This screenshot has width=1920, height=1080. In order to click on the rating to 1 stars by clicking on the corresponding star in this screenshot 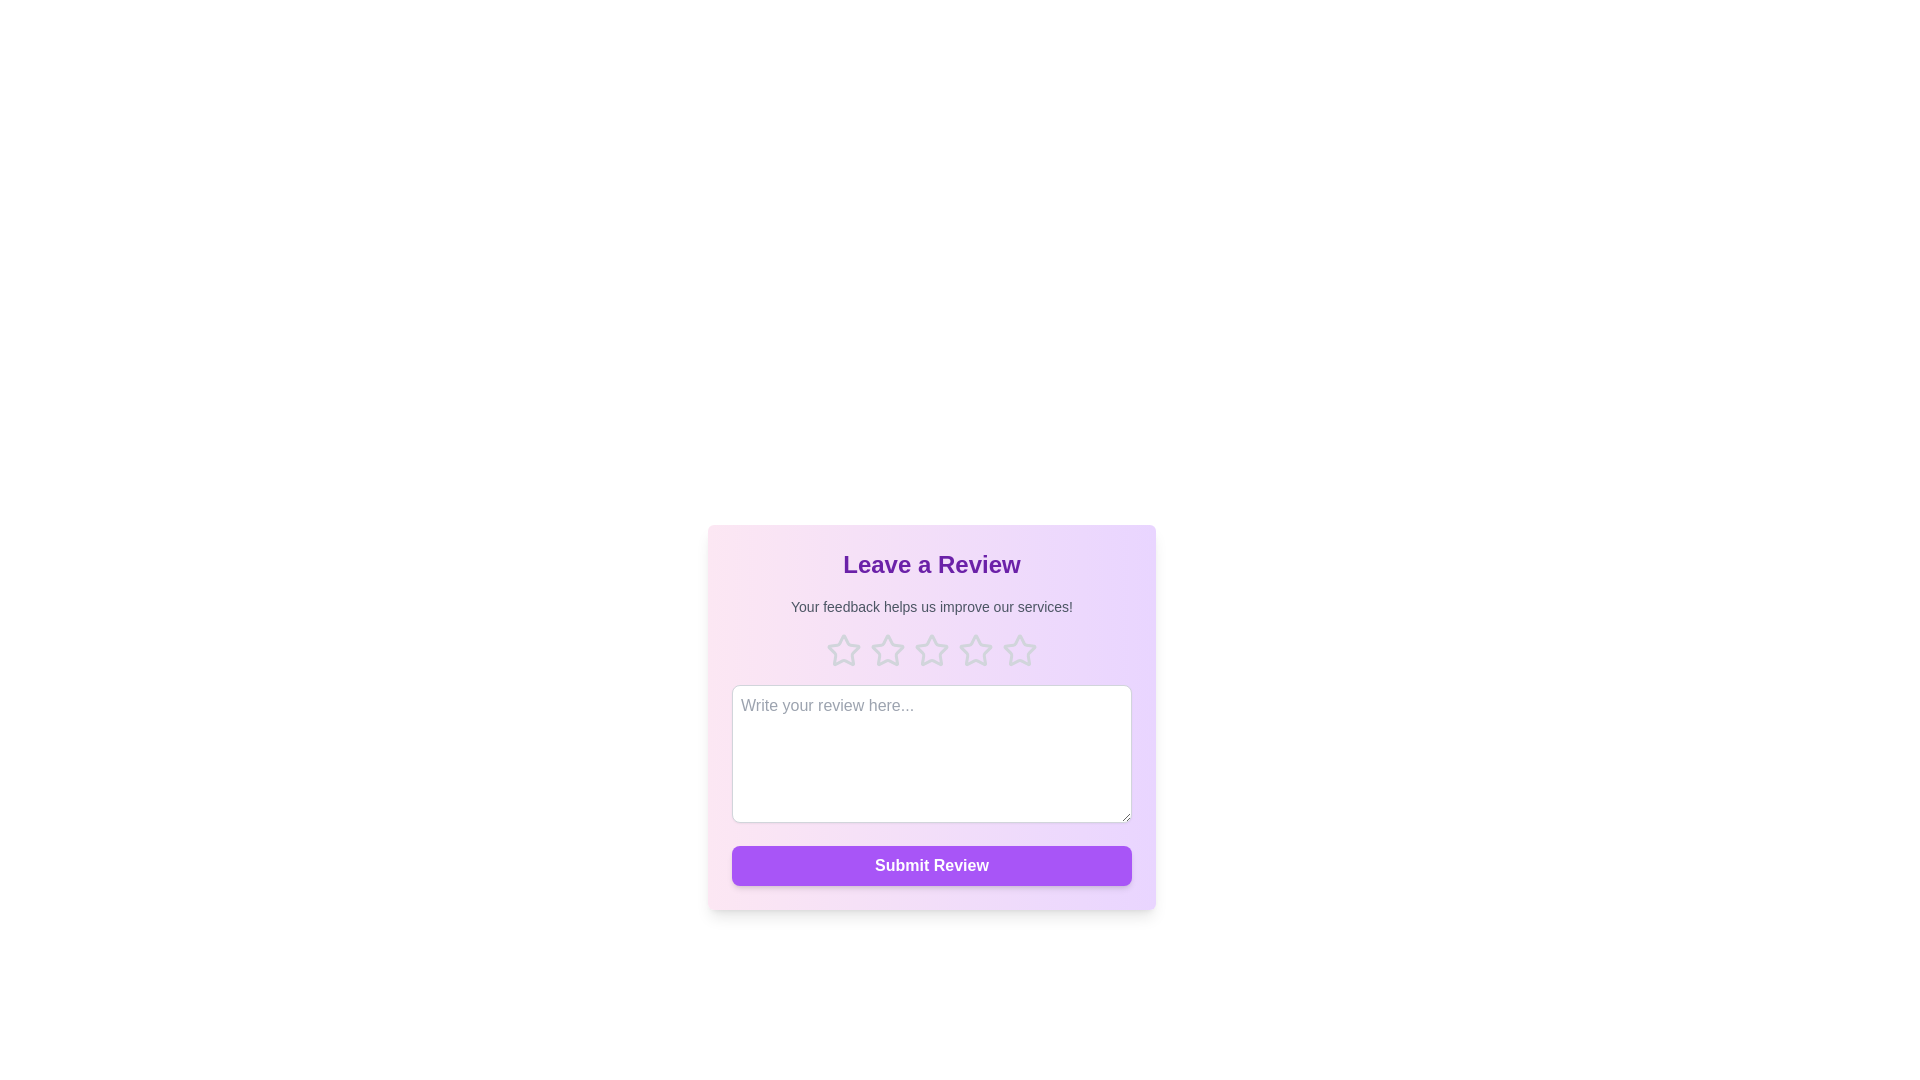, I will do `click(844, 651)`.